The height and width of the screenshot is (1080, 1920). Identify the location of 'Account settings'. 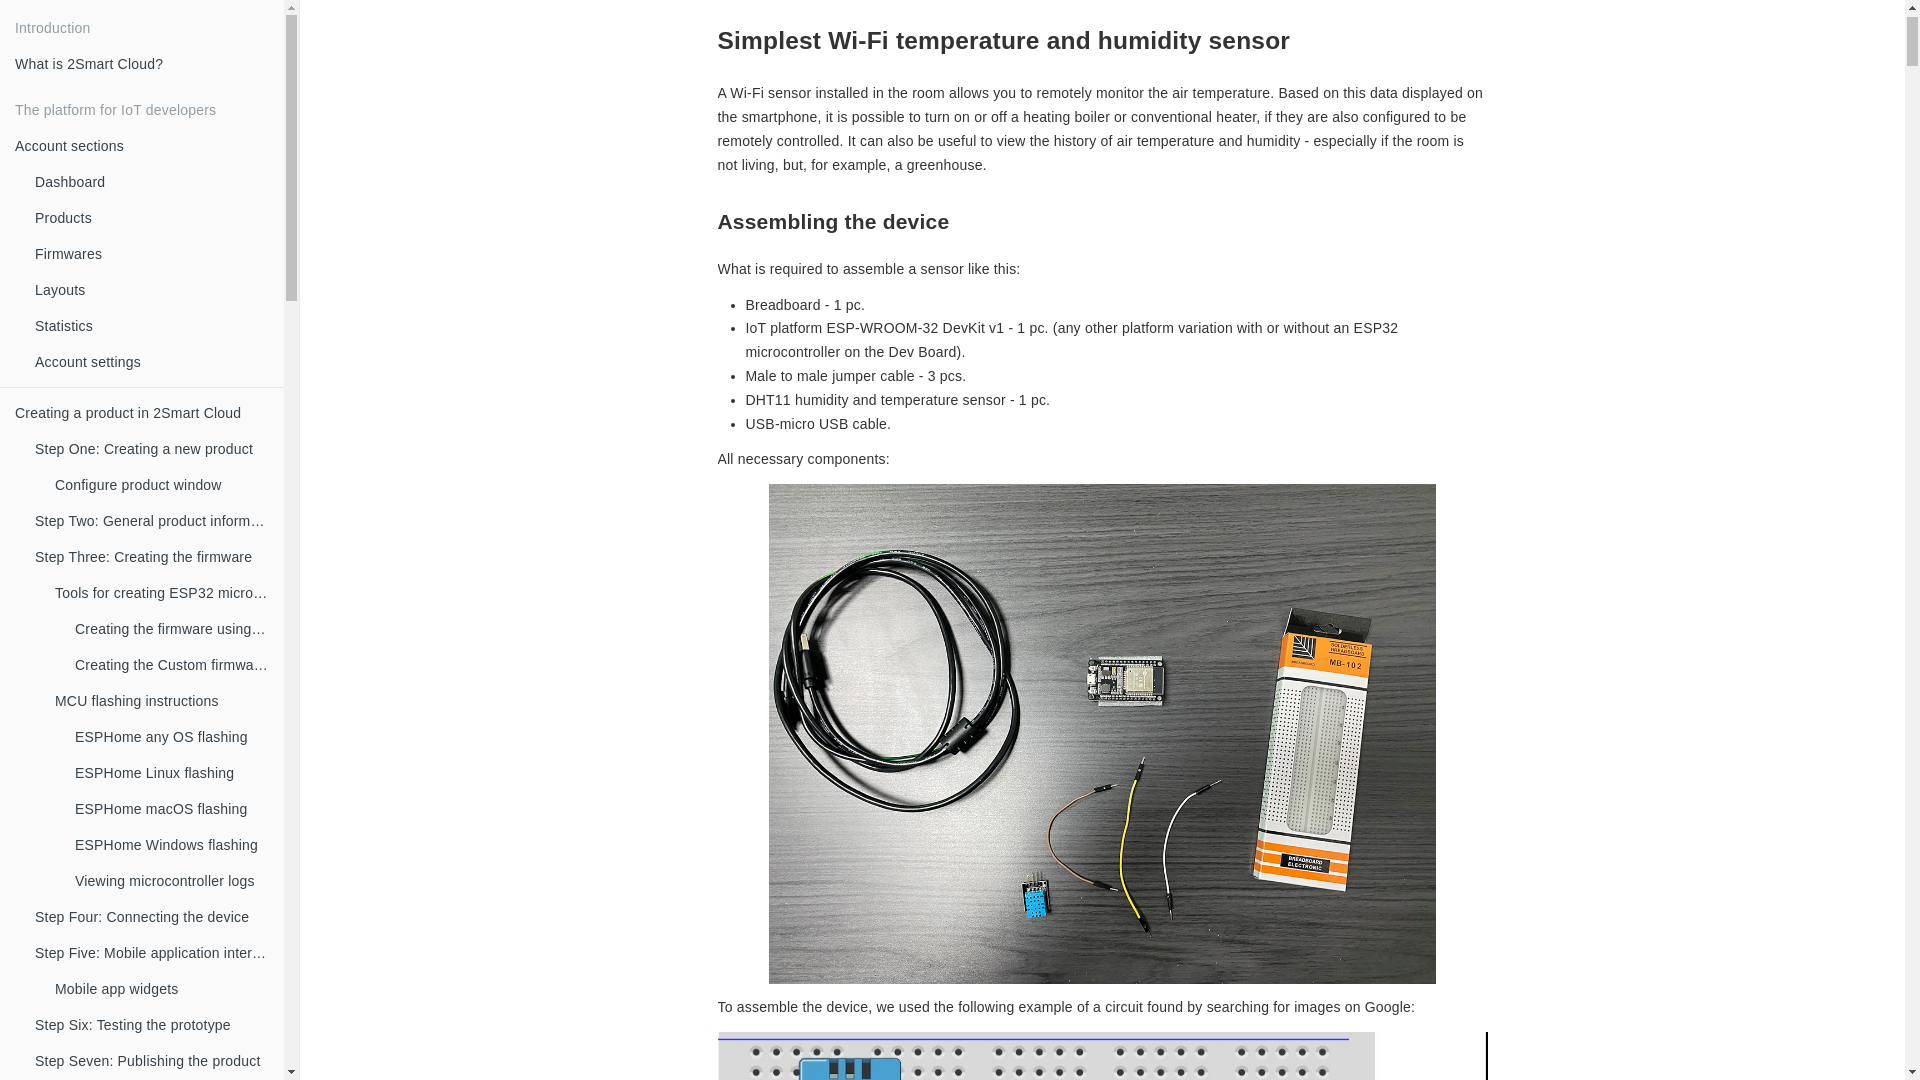
(151, 362).